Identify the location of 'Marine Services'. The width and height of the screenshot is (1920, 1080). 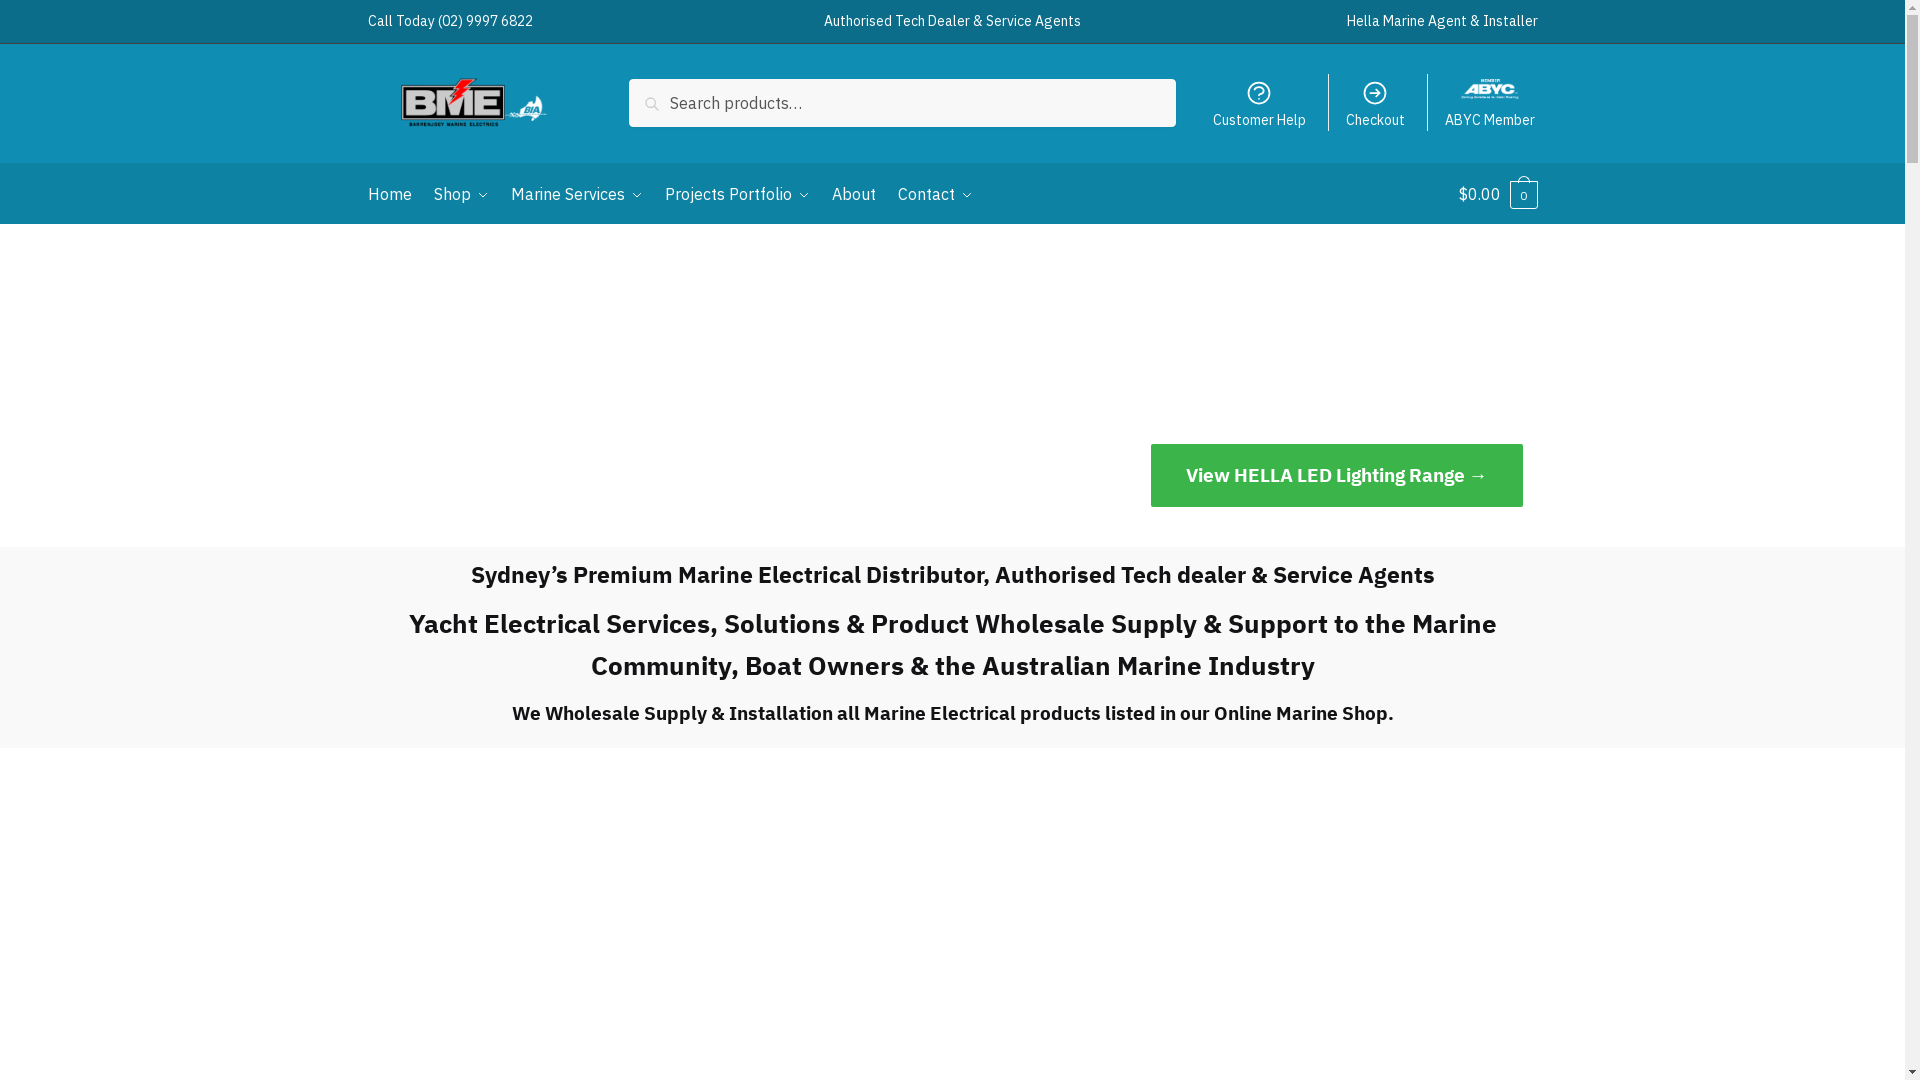
(575, 193).